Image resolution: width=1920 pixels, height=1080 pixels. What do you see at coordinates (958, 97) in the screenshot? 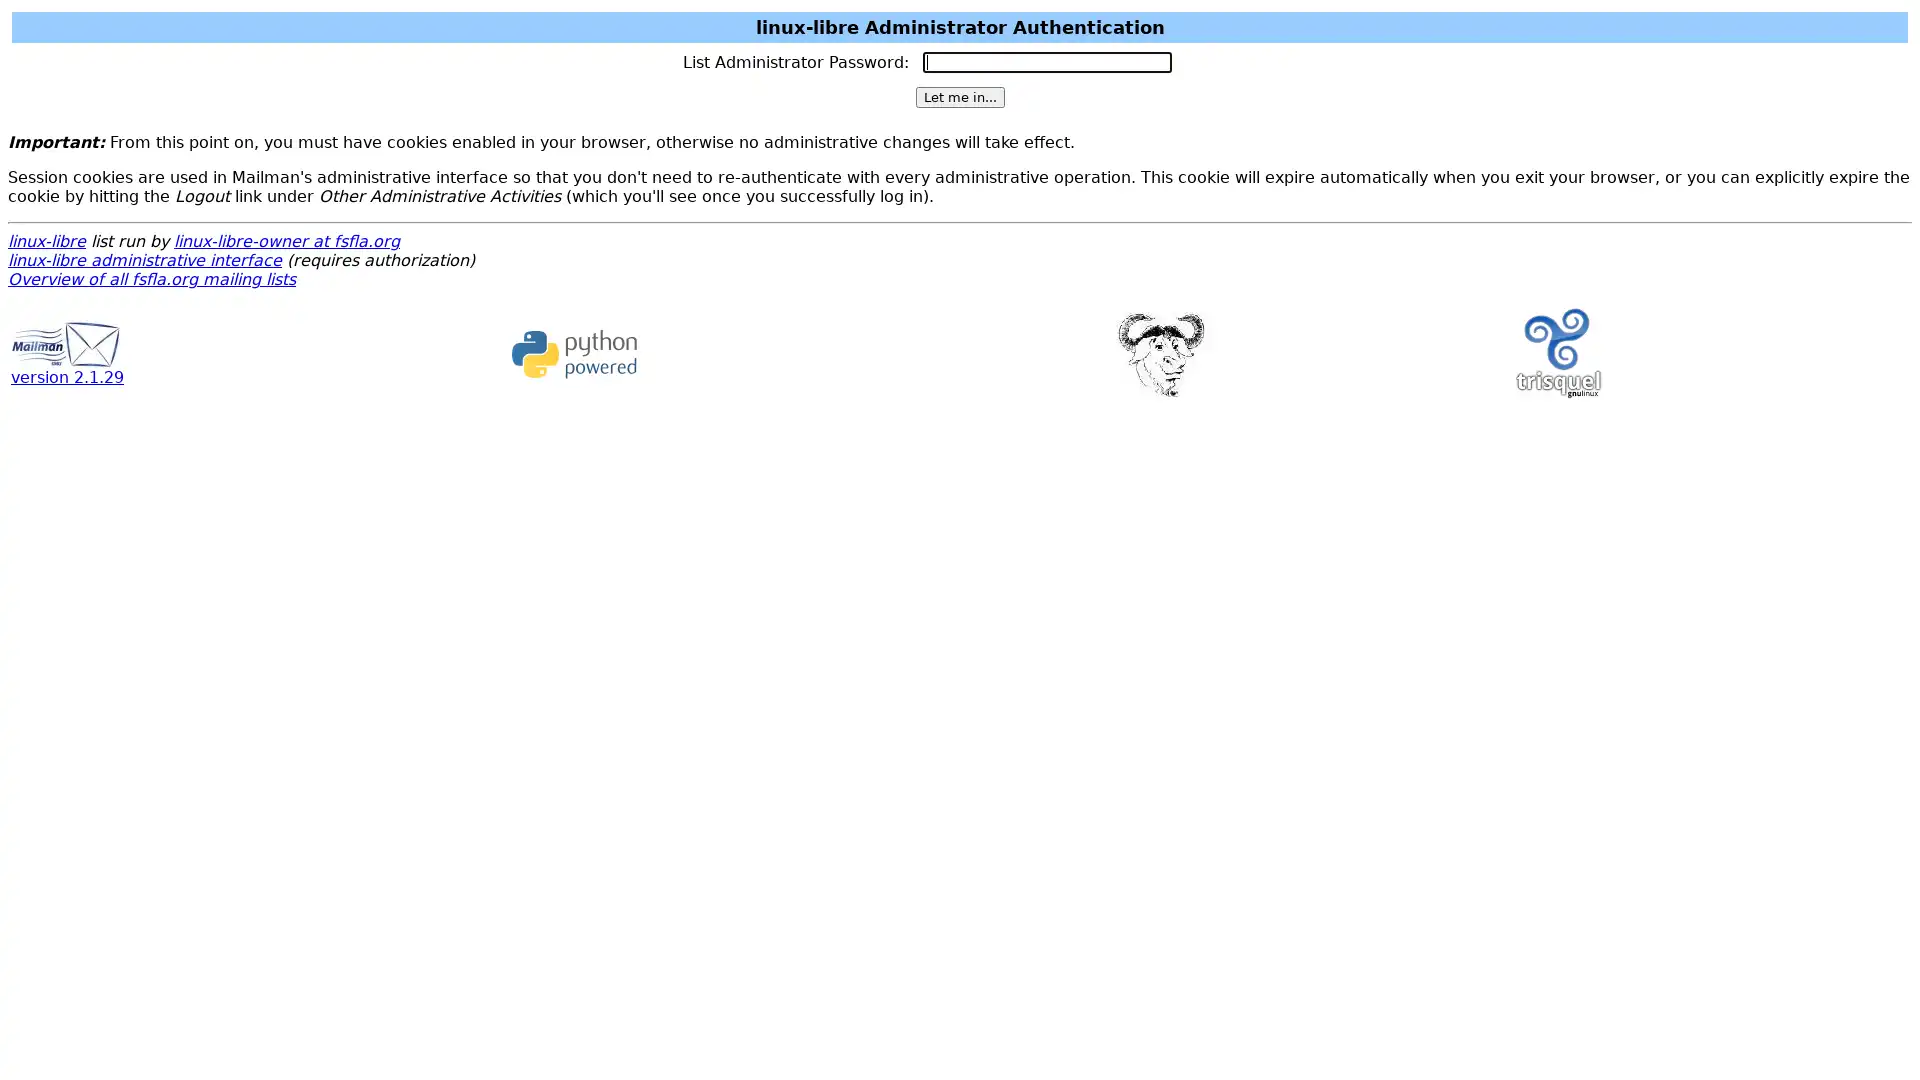
I see `Let me in...` at bounding box center [958, 97].